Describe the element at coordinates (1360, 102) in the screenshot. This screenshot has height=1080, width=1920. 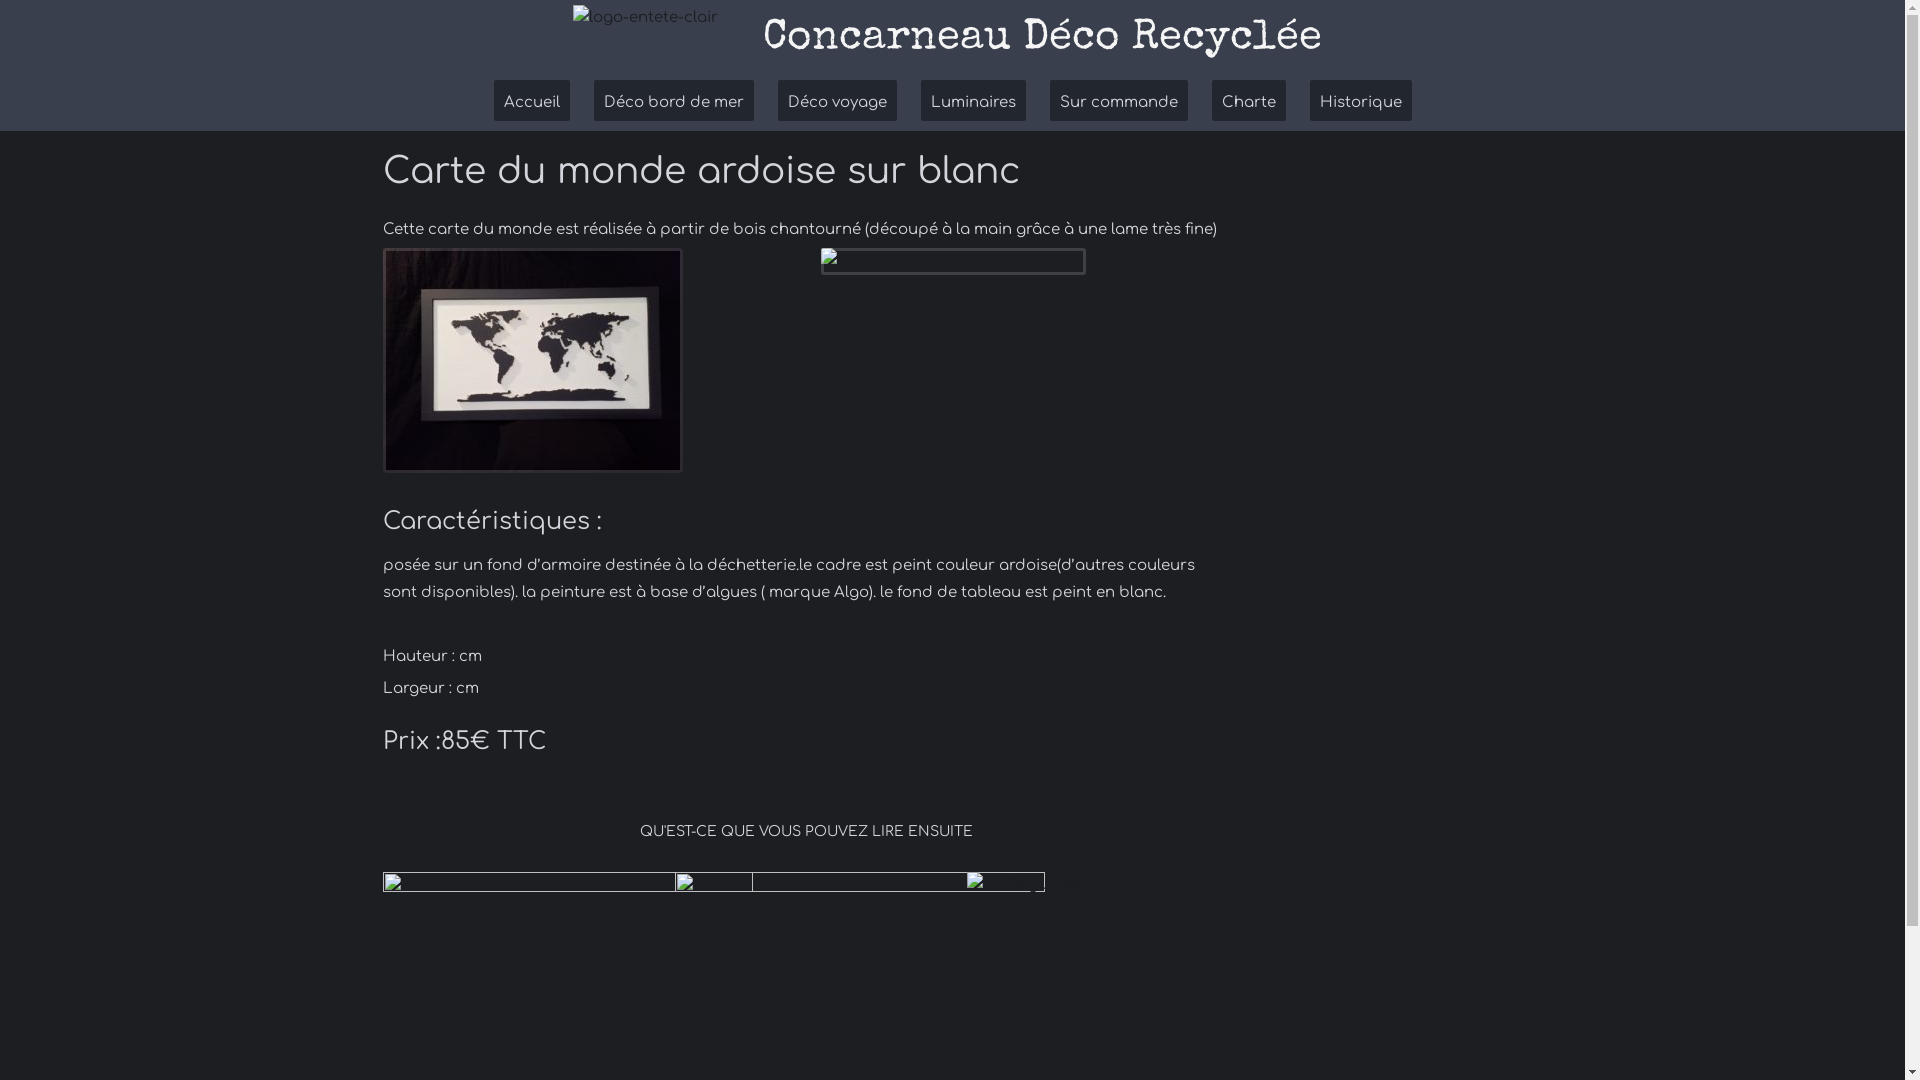
I see `'Historique'` at that location.